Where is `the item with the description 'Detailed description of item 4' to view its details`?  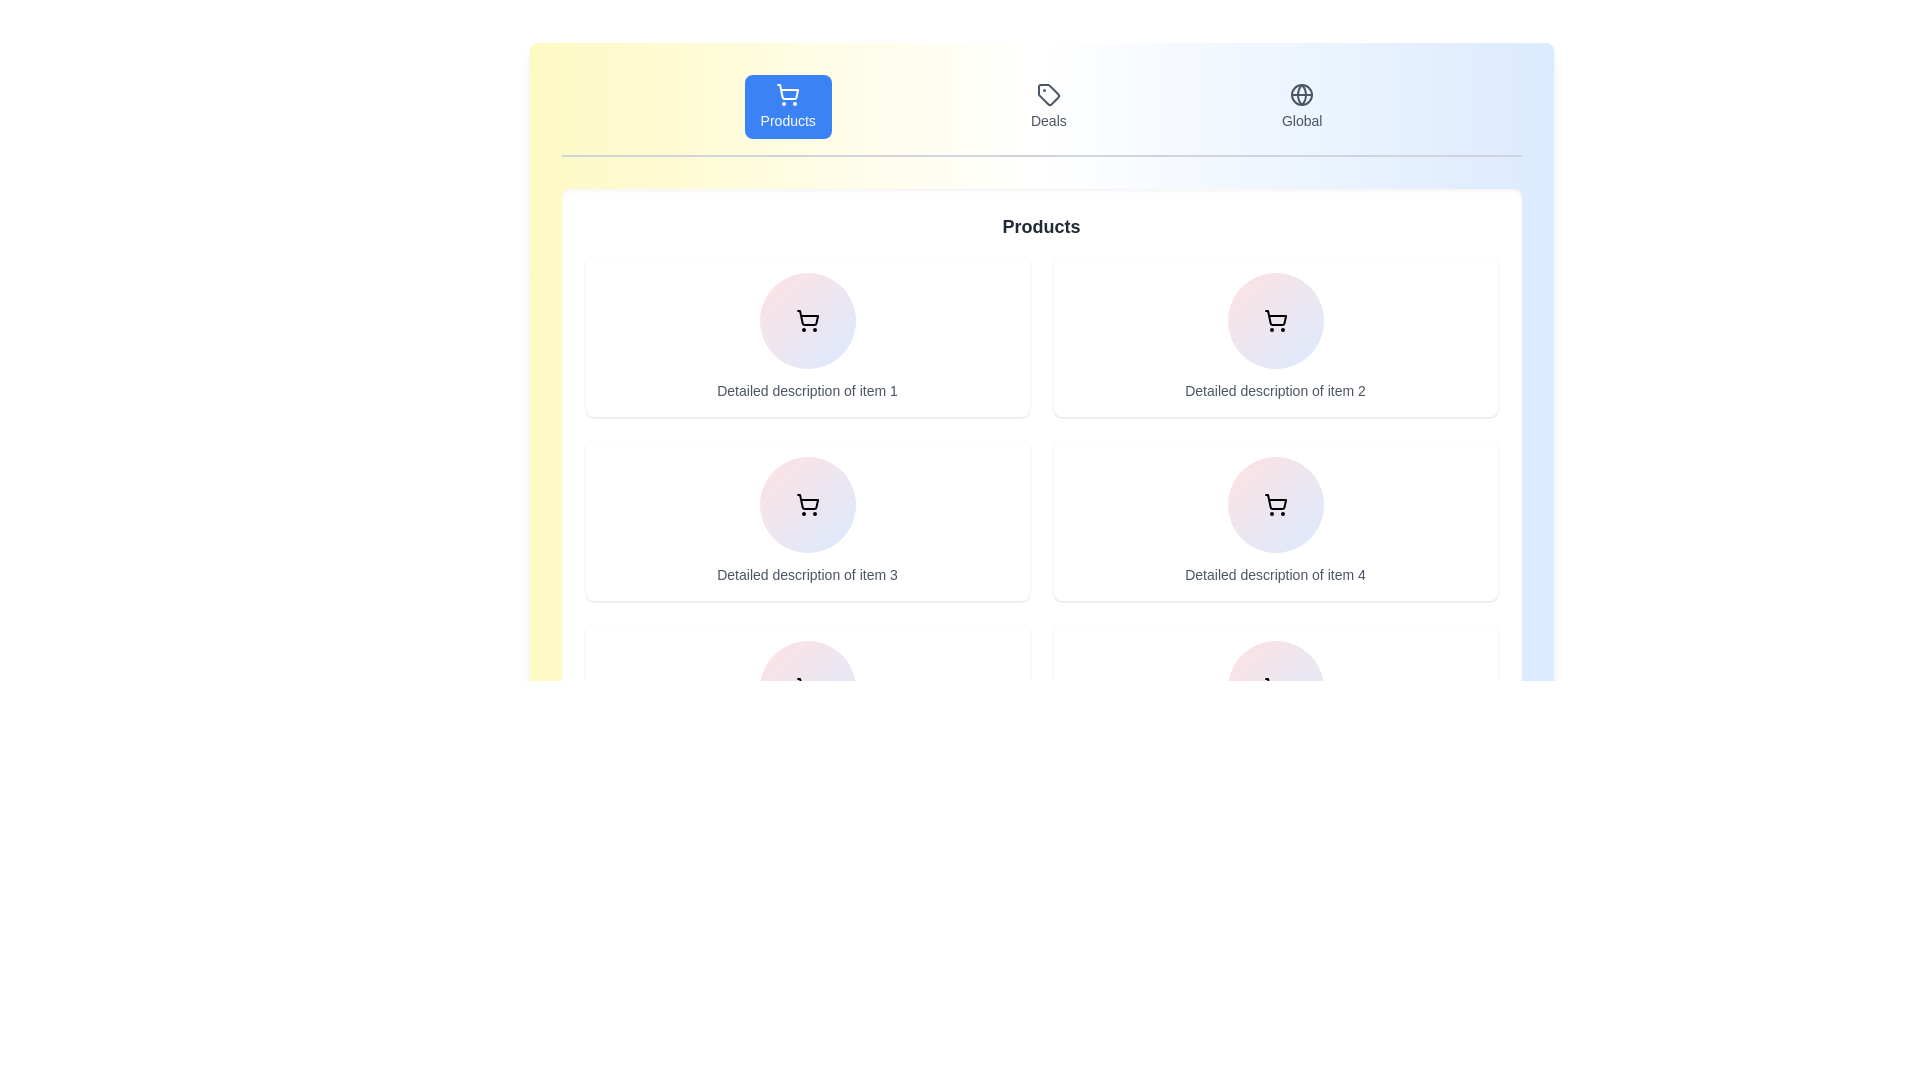 the item with the description 'Detailed description of item 4' to view its details is located at coordinates (1274, 519).